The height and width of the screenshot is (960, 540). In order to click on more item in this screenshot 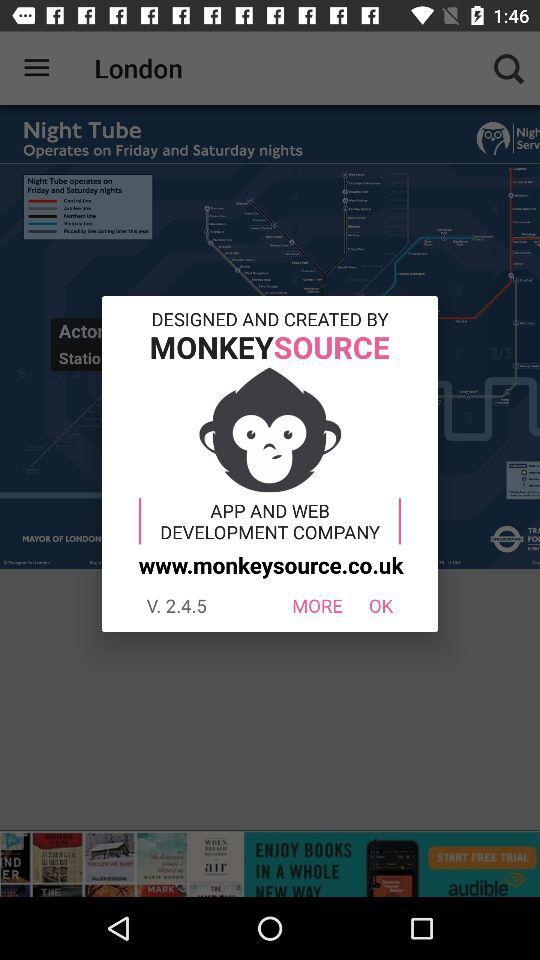, I will do `click(317, 604)`.